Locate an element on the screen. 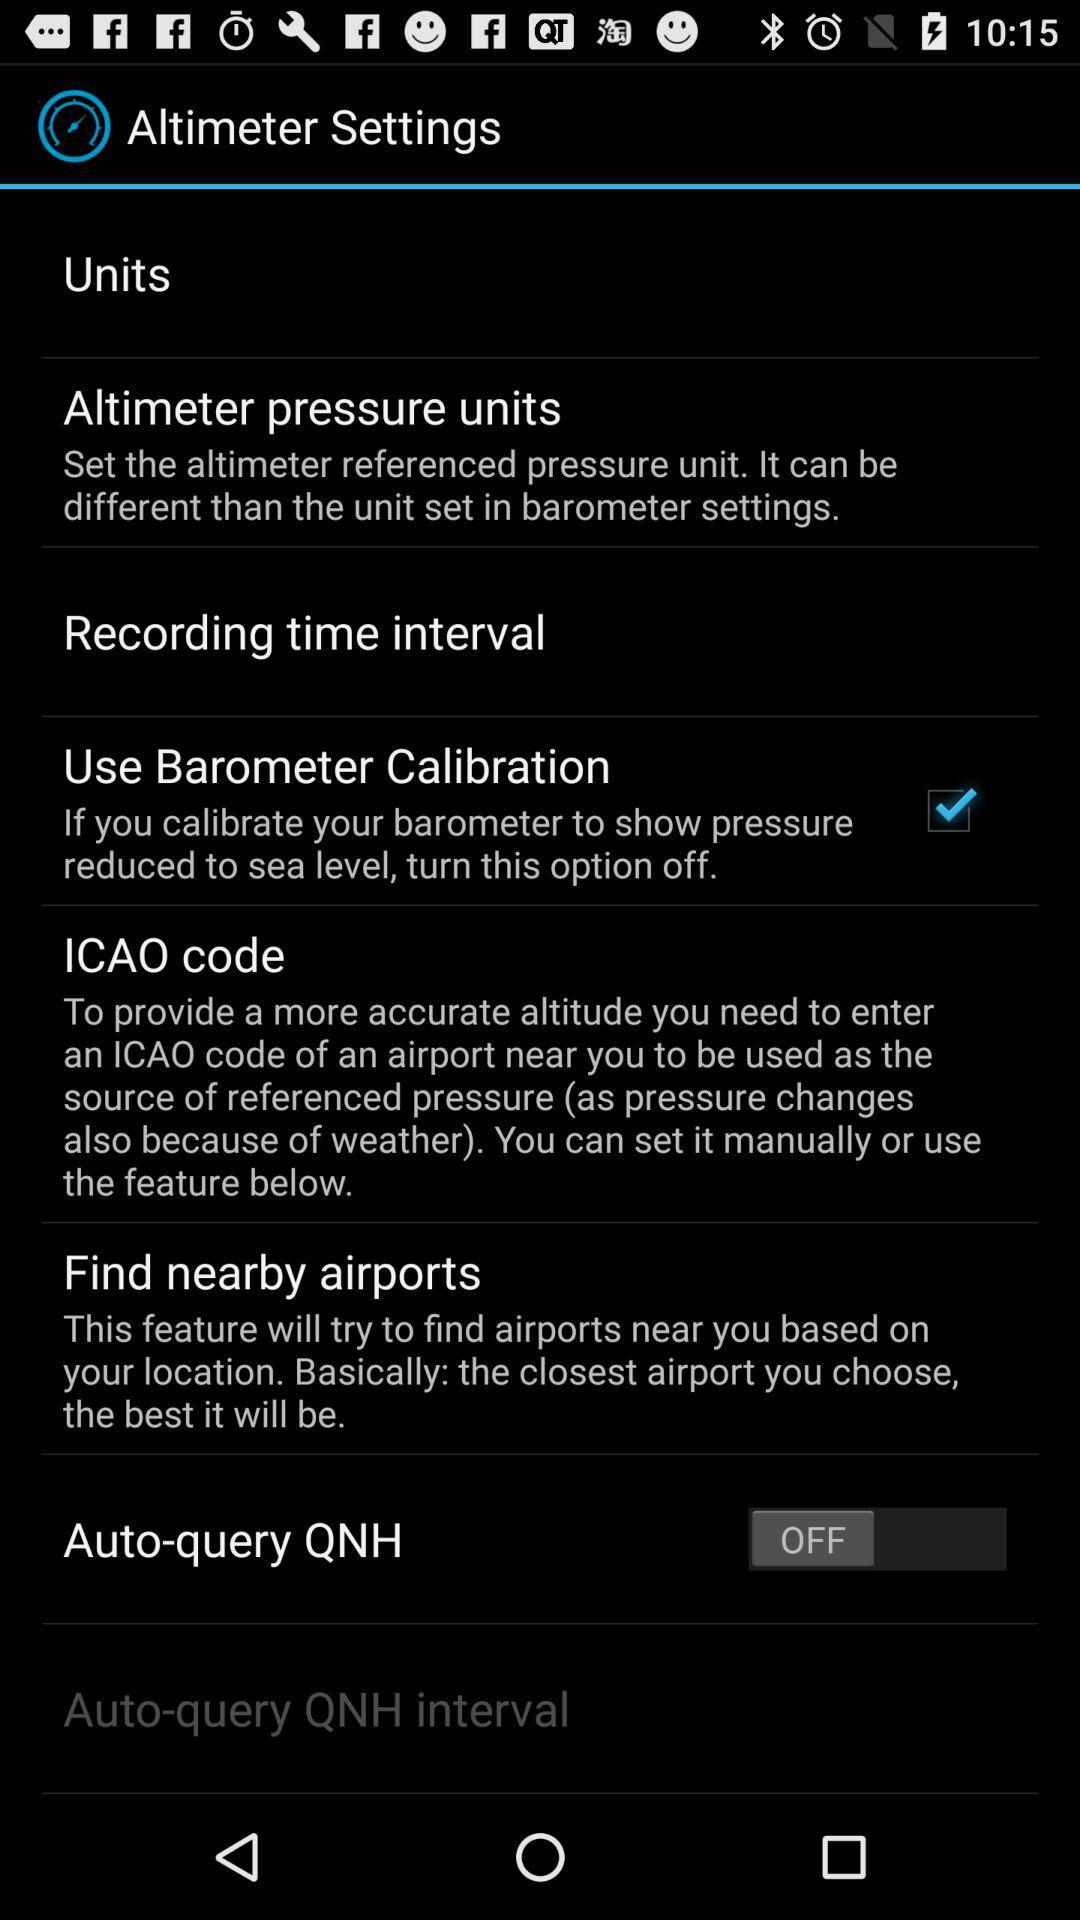  the item below the recording time interval is located at coordinates (336, 763).